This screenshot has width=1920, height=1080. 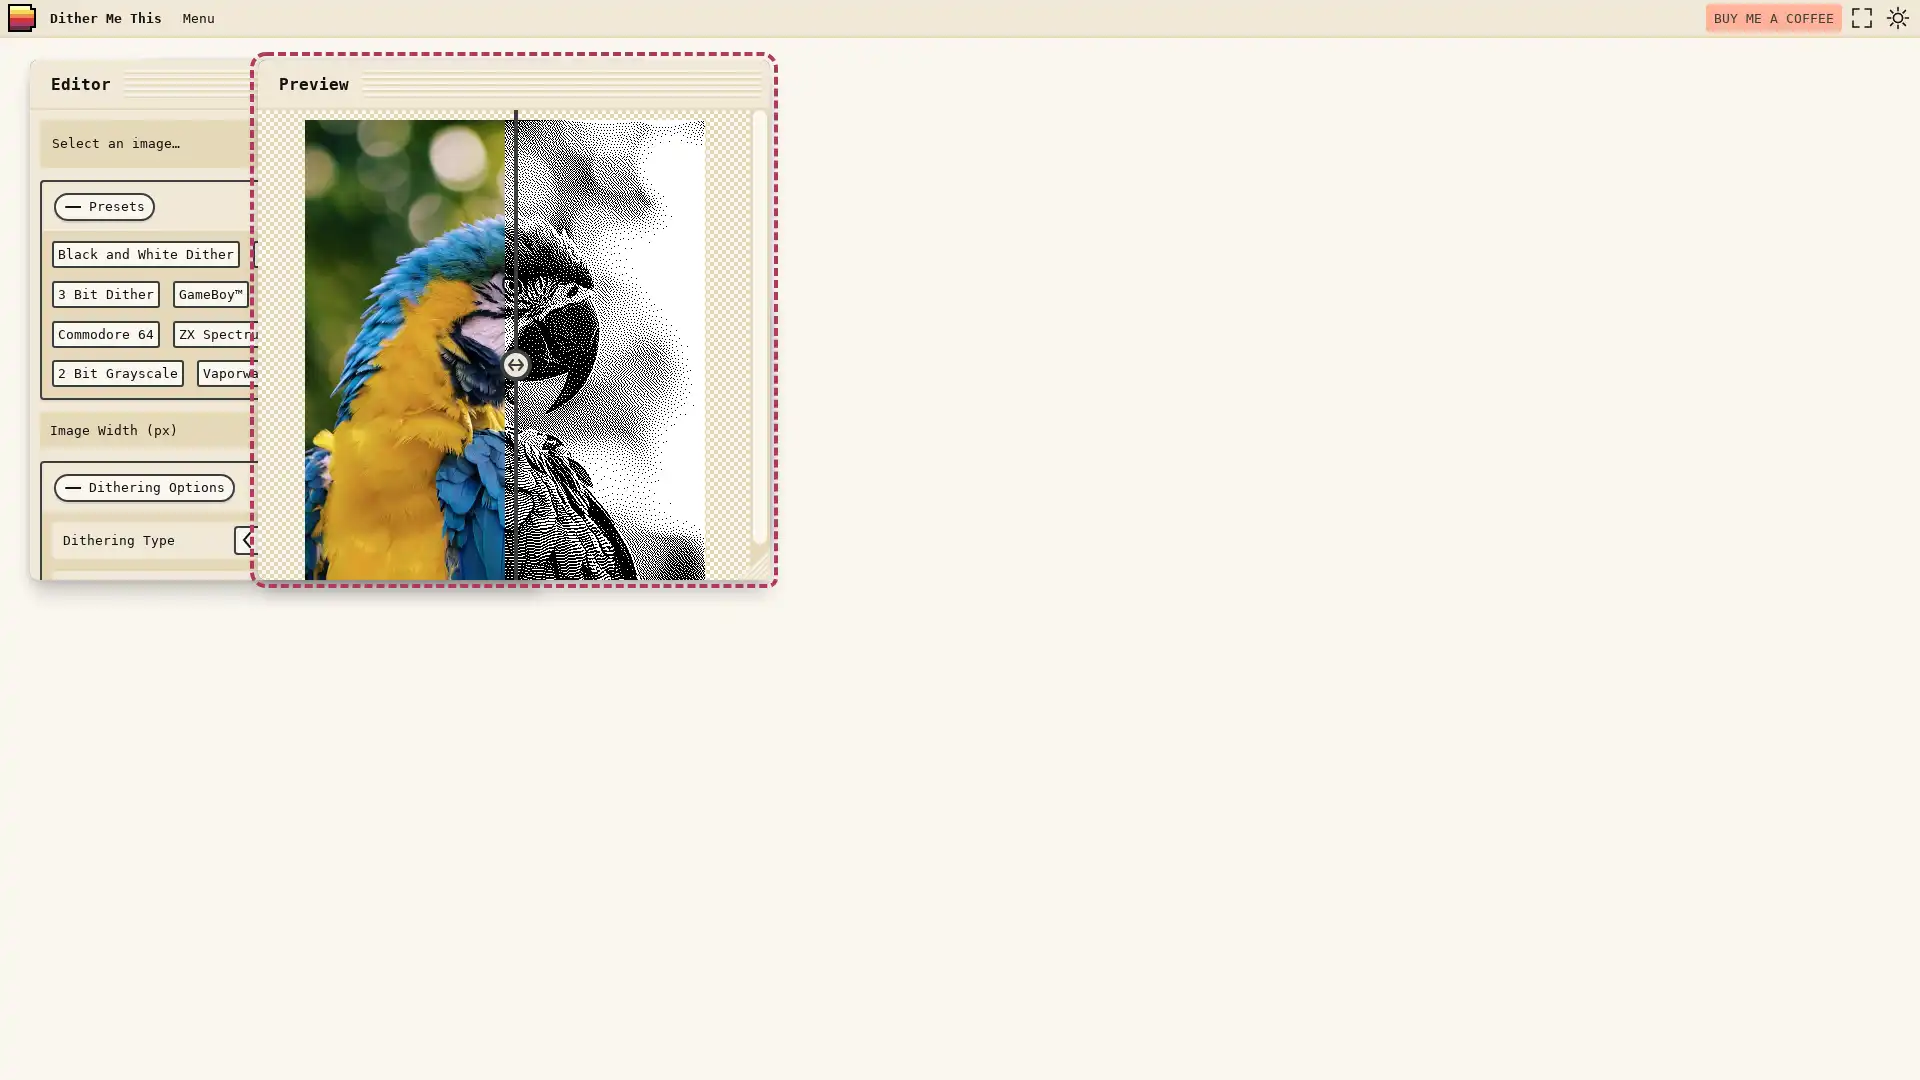 What do you see at coordinates (144, 253) in the screenshot?
I see `Black and White Dither` at bounding box center [144, 253].